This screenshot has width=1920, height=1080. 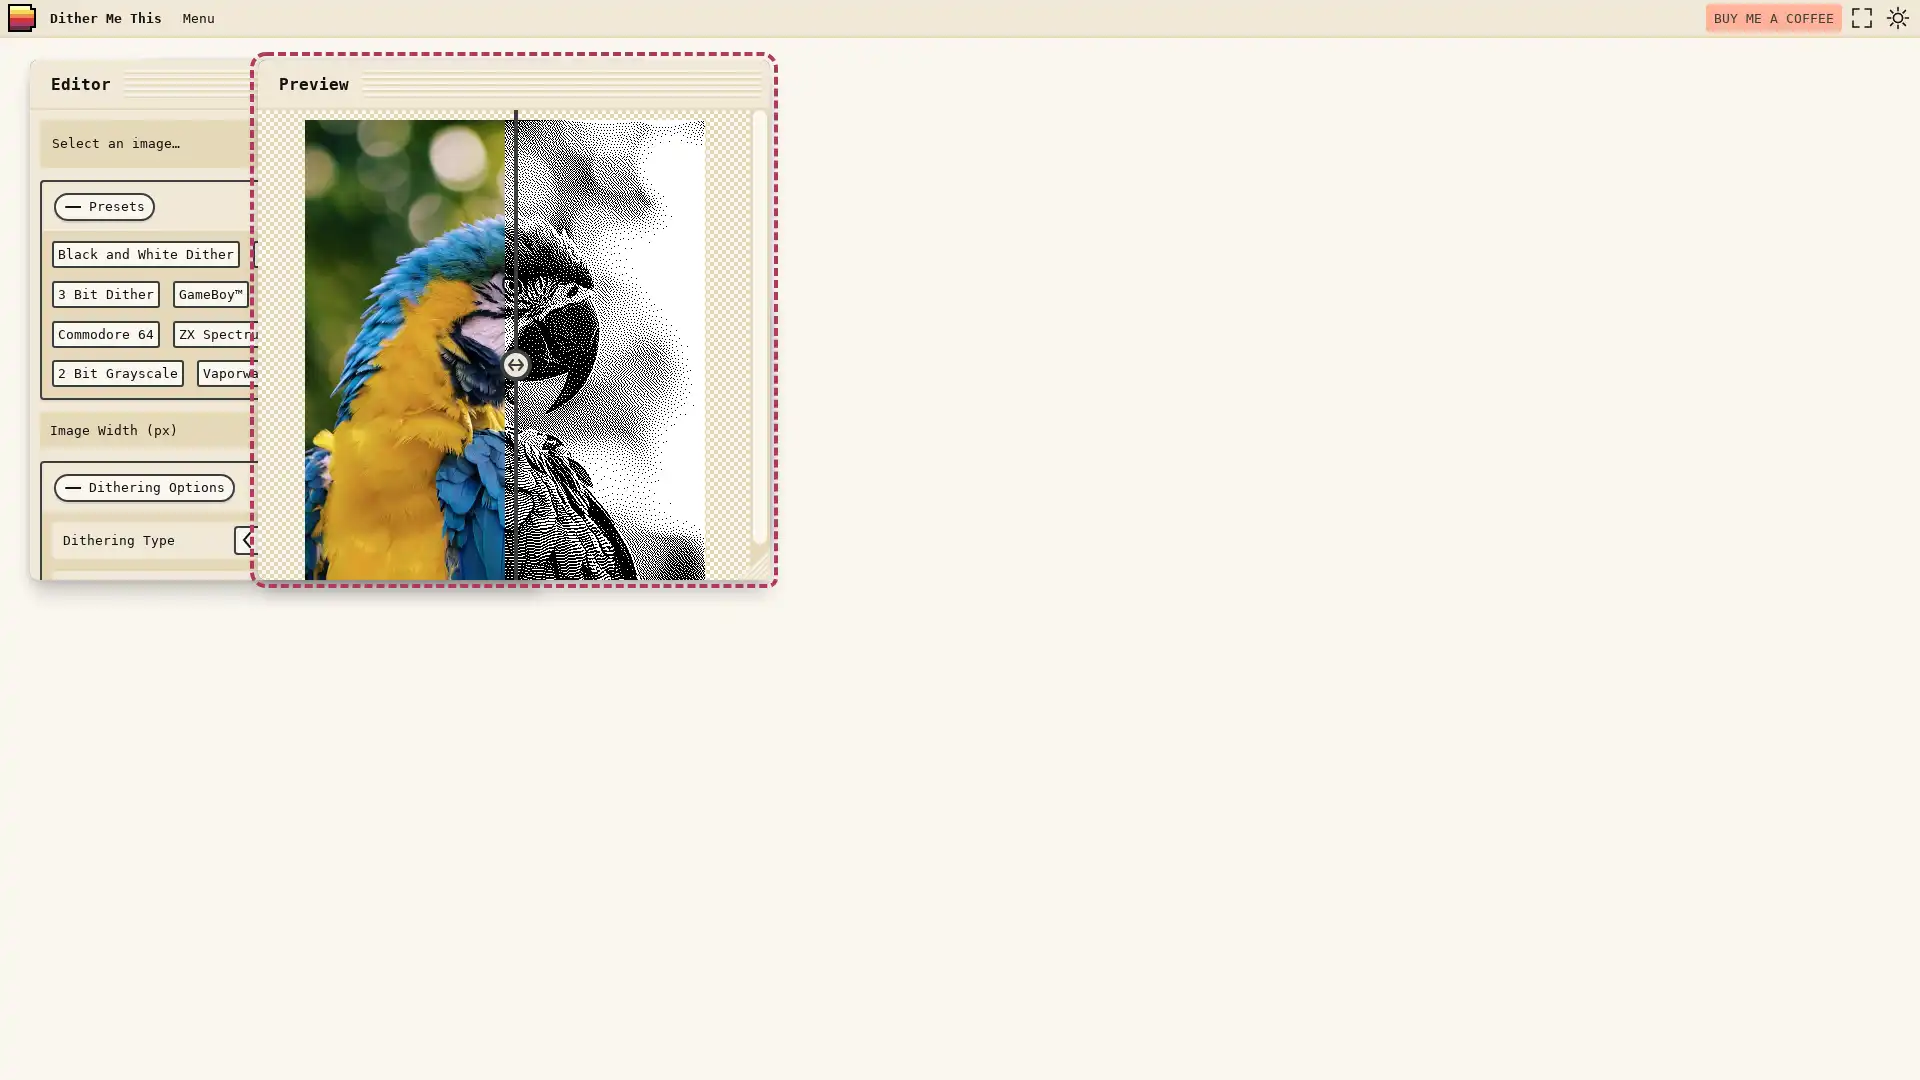 What do you see at coordinates (144, 253) in the screenshot?
I see `Black and White Dither` at bounding box center [144, 253].